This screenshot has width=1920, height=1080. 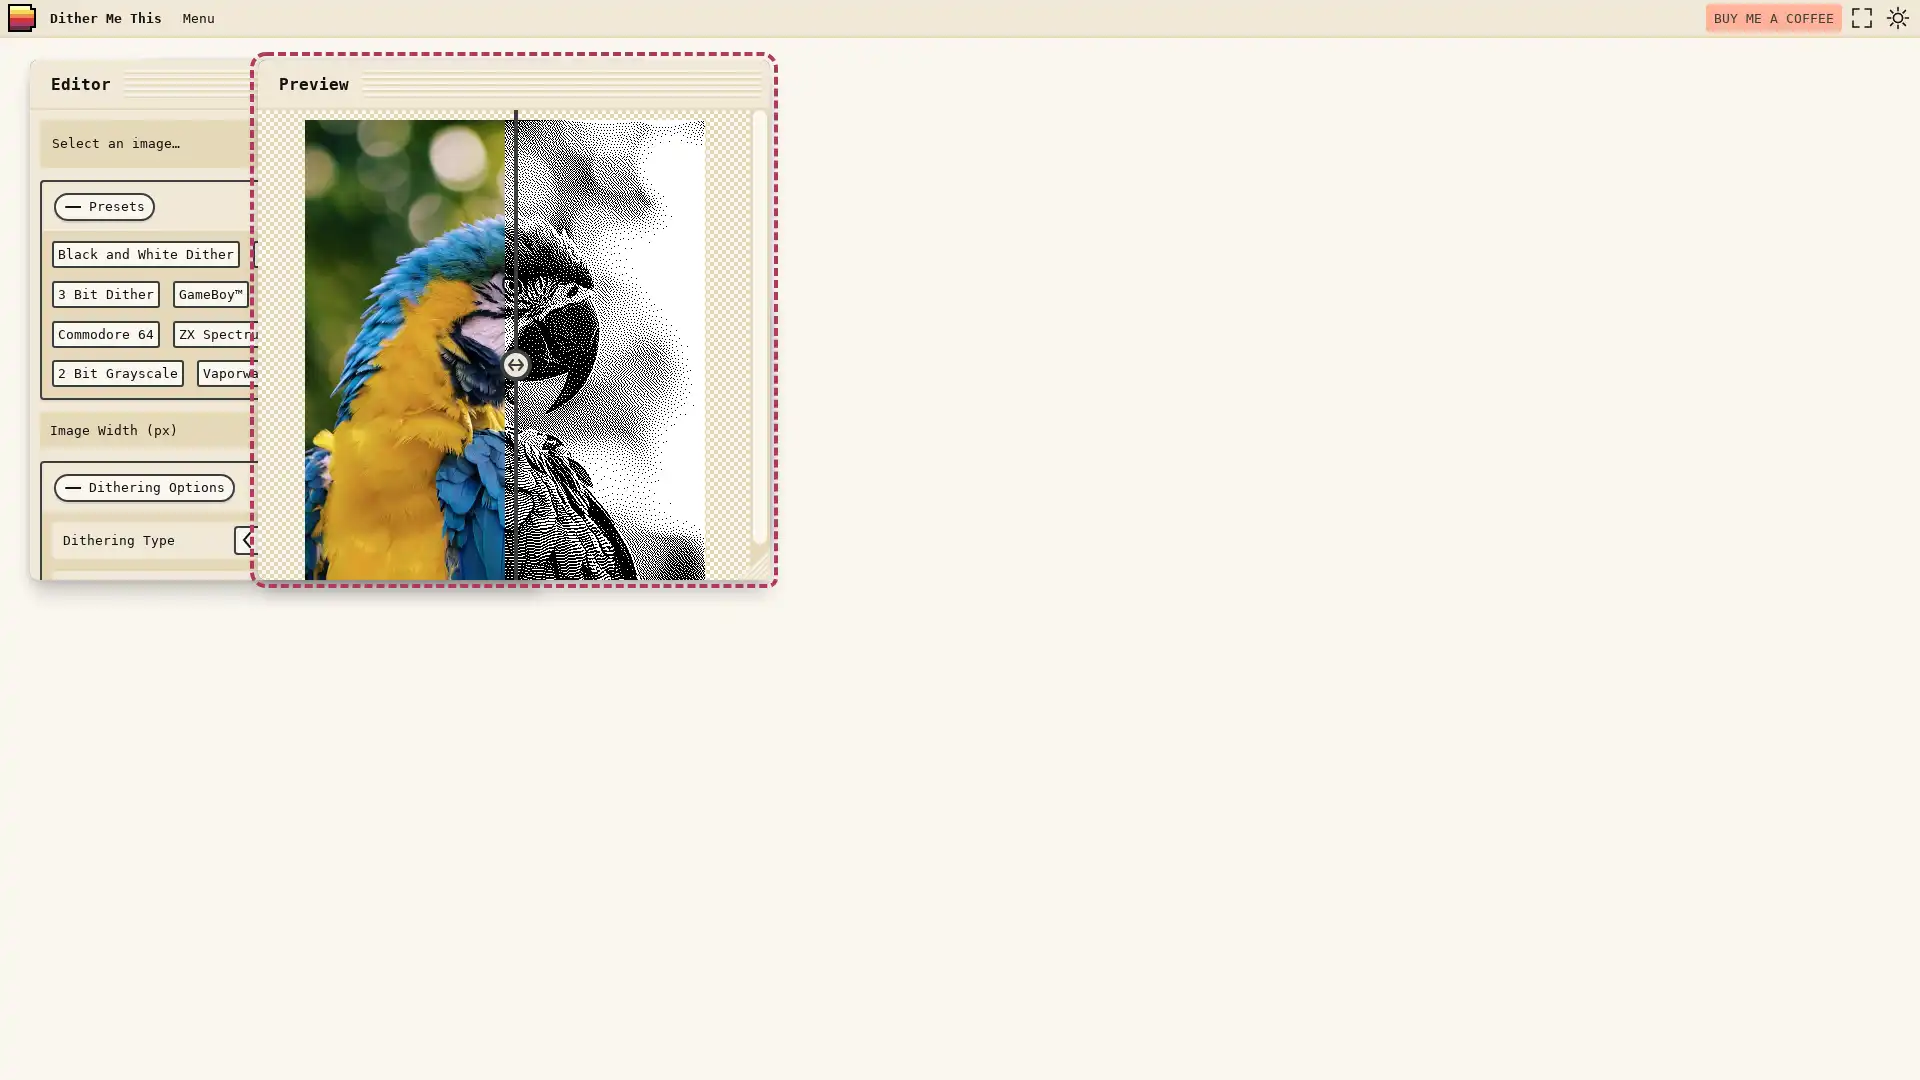 What do you see at coordinates (144, 253) in the screenshot?
I see `Black and White Dither` at bounding box center [144, 253].